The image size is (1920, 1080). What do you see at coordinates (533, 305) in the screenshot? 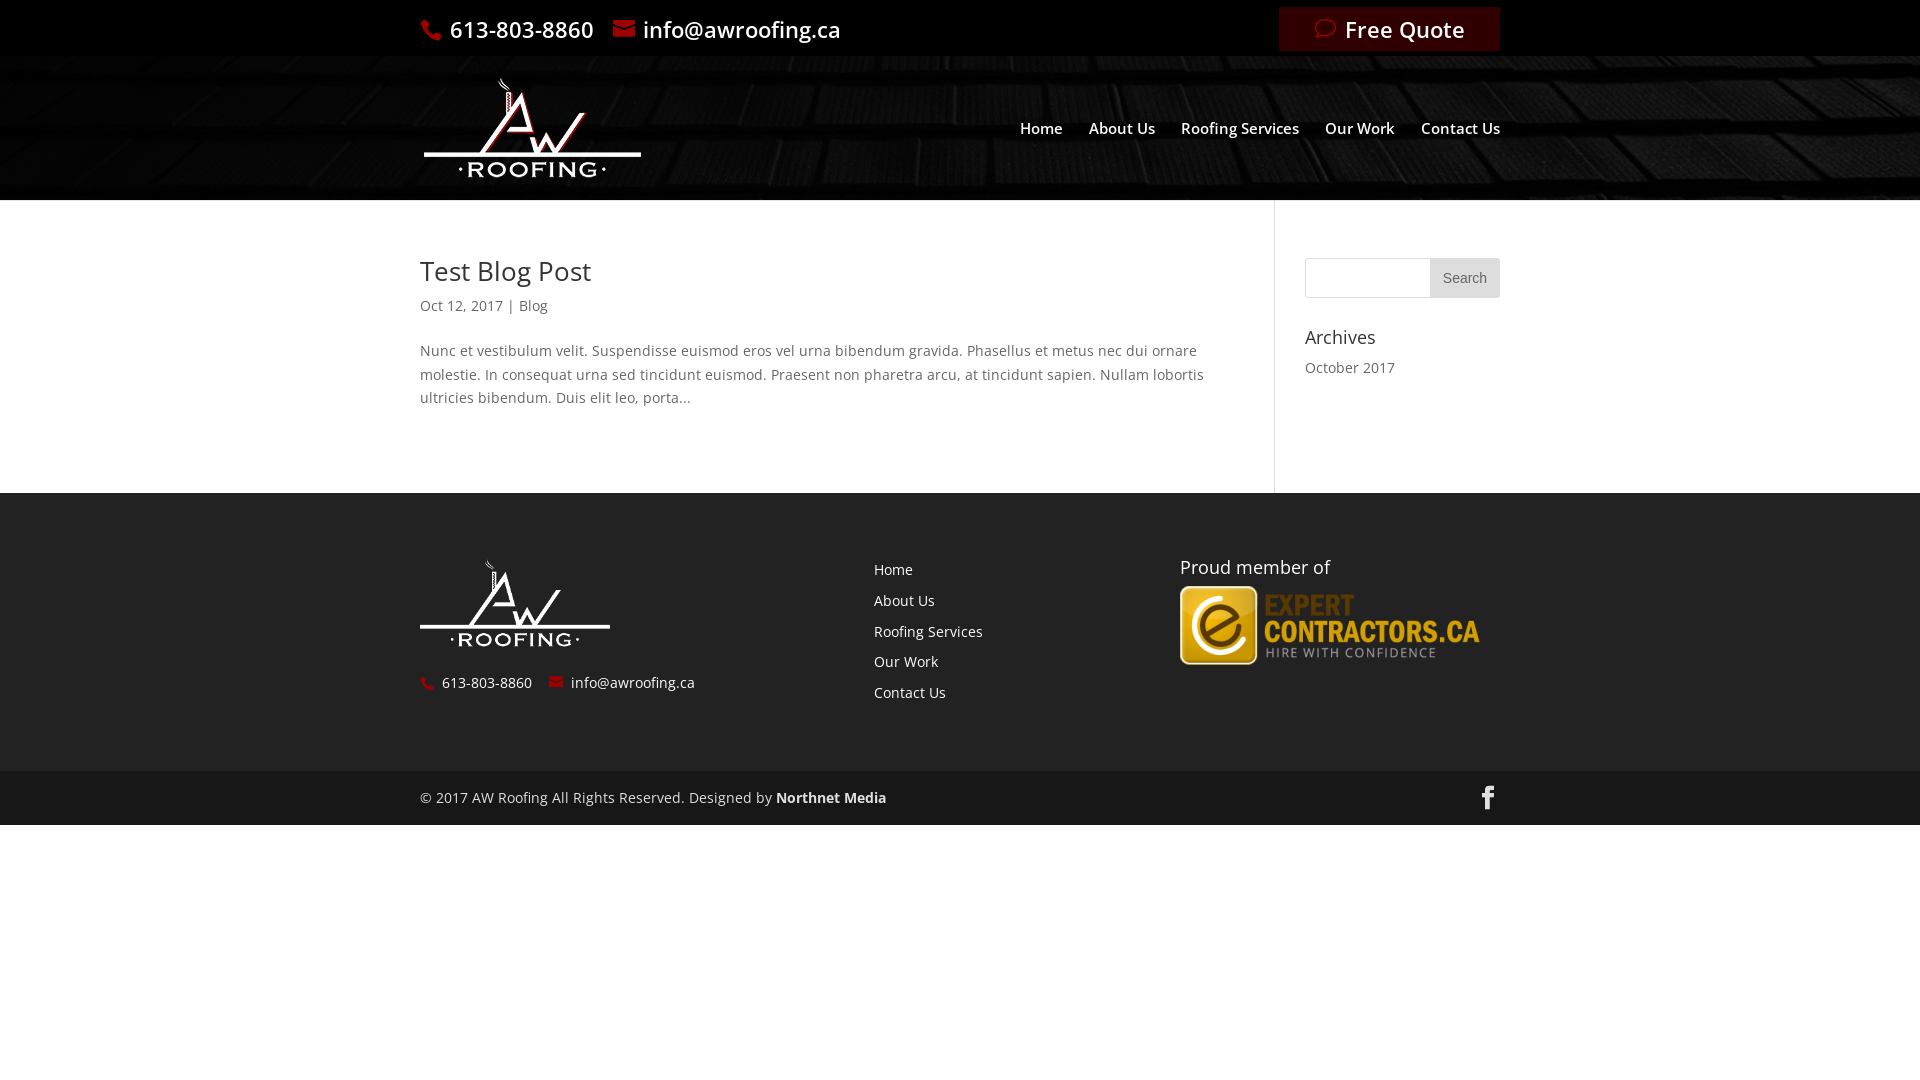
I see `'Blog'` at bounding box center [533, 305].